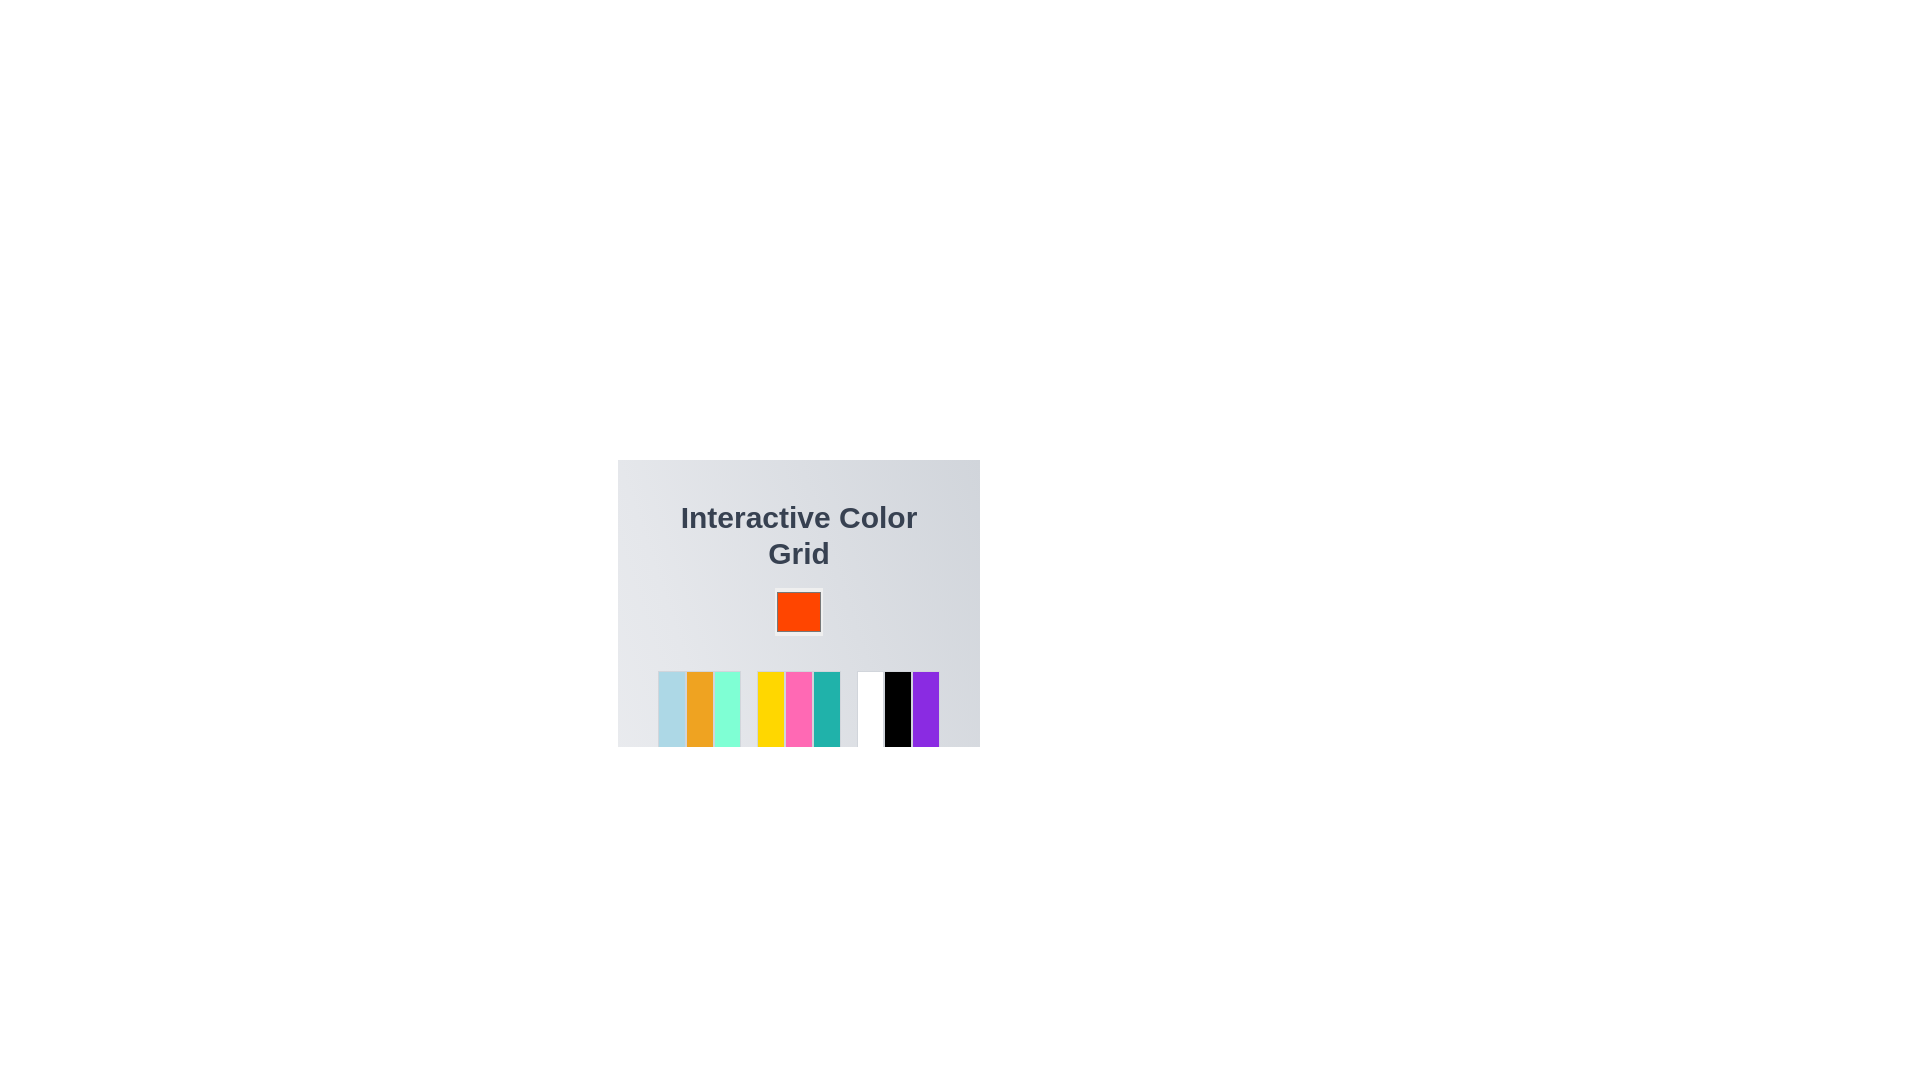  Describe the element at coordinates (797, 611) in the screenshot. I see `the square-shaped color block with a solid orange fill located below the title 'Interactive Color Grid'` at that location.